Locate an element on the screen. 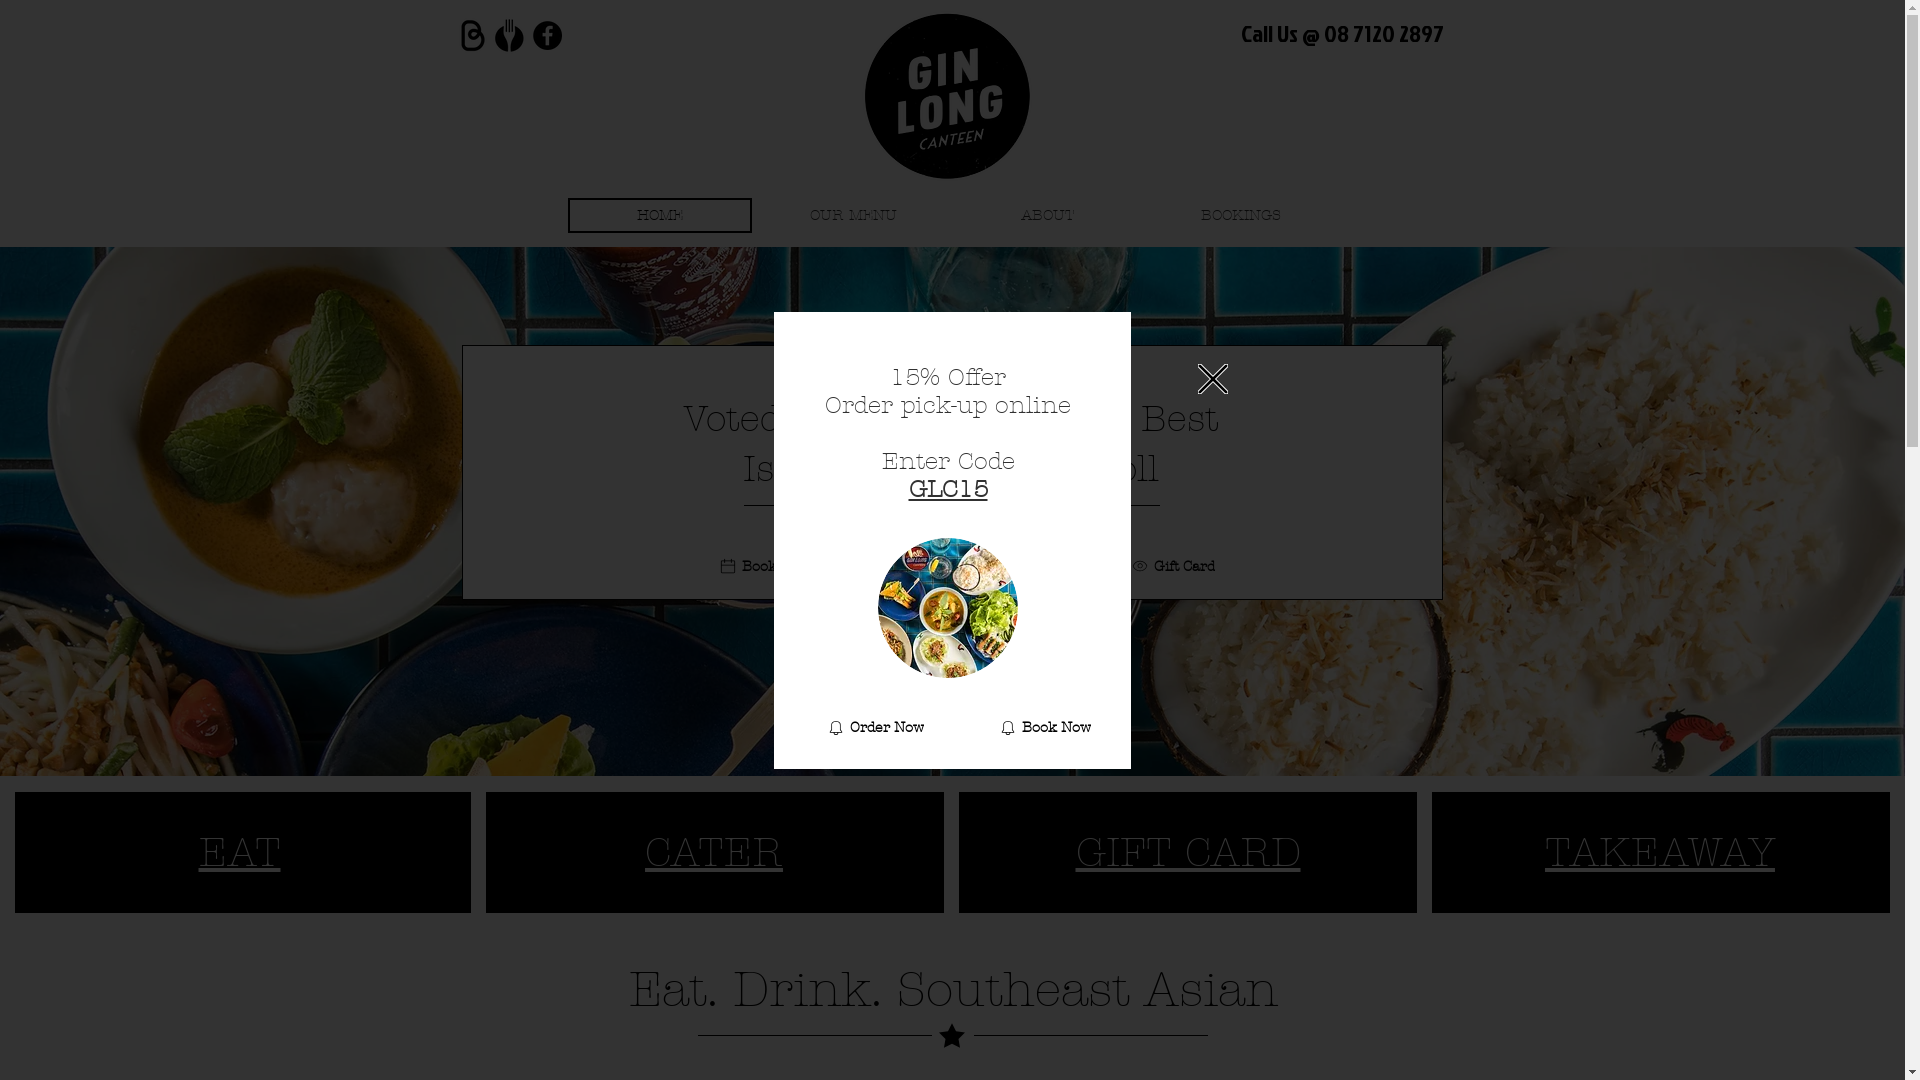  'EAT' is located at coordinates (240, 852).